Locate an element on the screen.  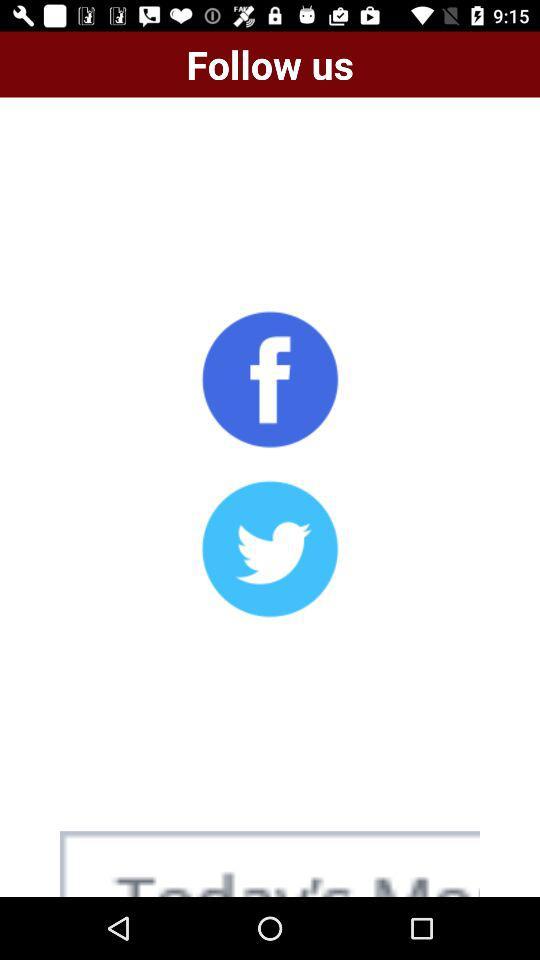
button used to follow on facebook is located at coordinates (270, 378).